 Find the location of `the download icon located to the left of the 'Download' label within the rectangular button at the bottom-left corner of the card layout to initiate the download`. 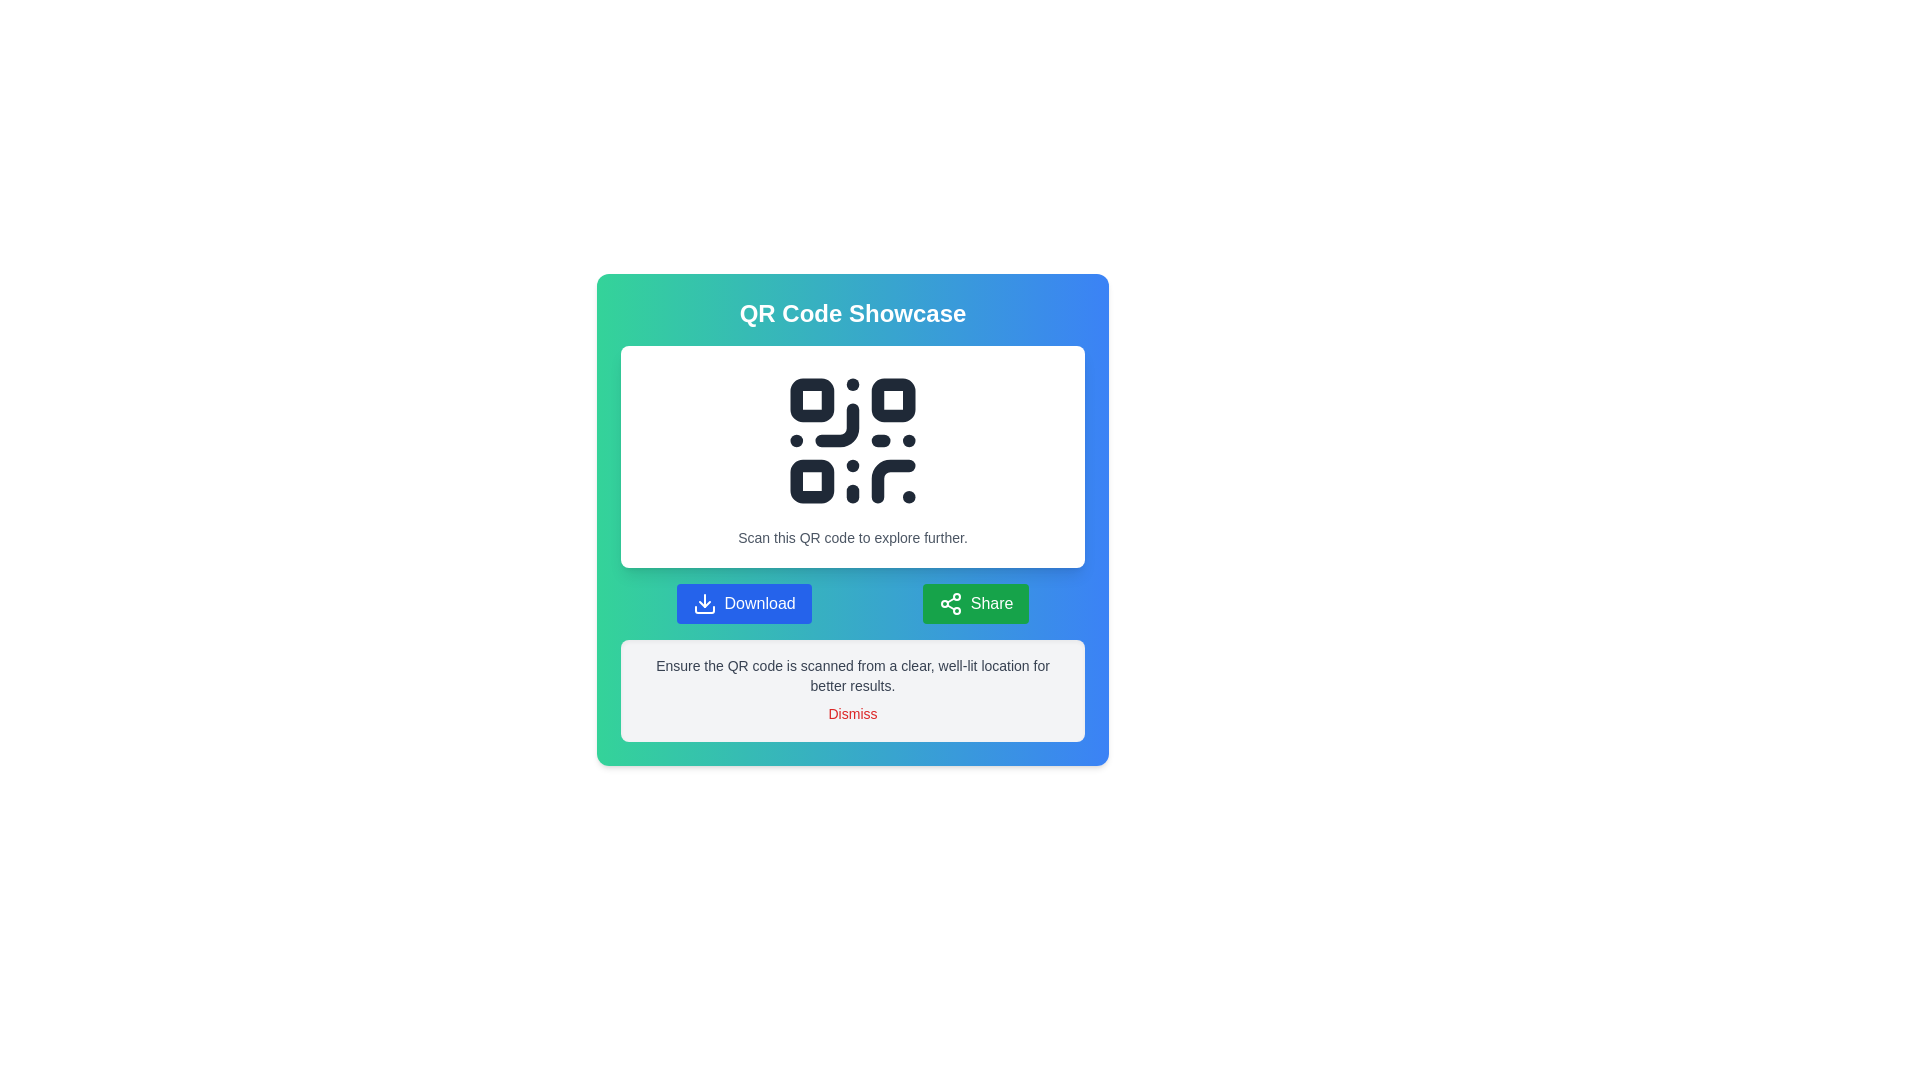

the download icon located to the left of the 'Download' label within the rectangular button at the bottom-left corner of the card layout to initiate the download is located at coordinates (704, 603).